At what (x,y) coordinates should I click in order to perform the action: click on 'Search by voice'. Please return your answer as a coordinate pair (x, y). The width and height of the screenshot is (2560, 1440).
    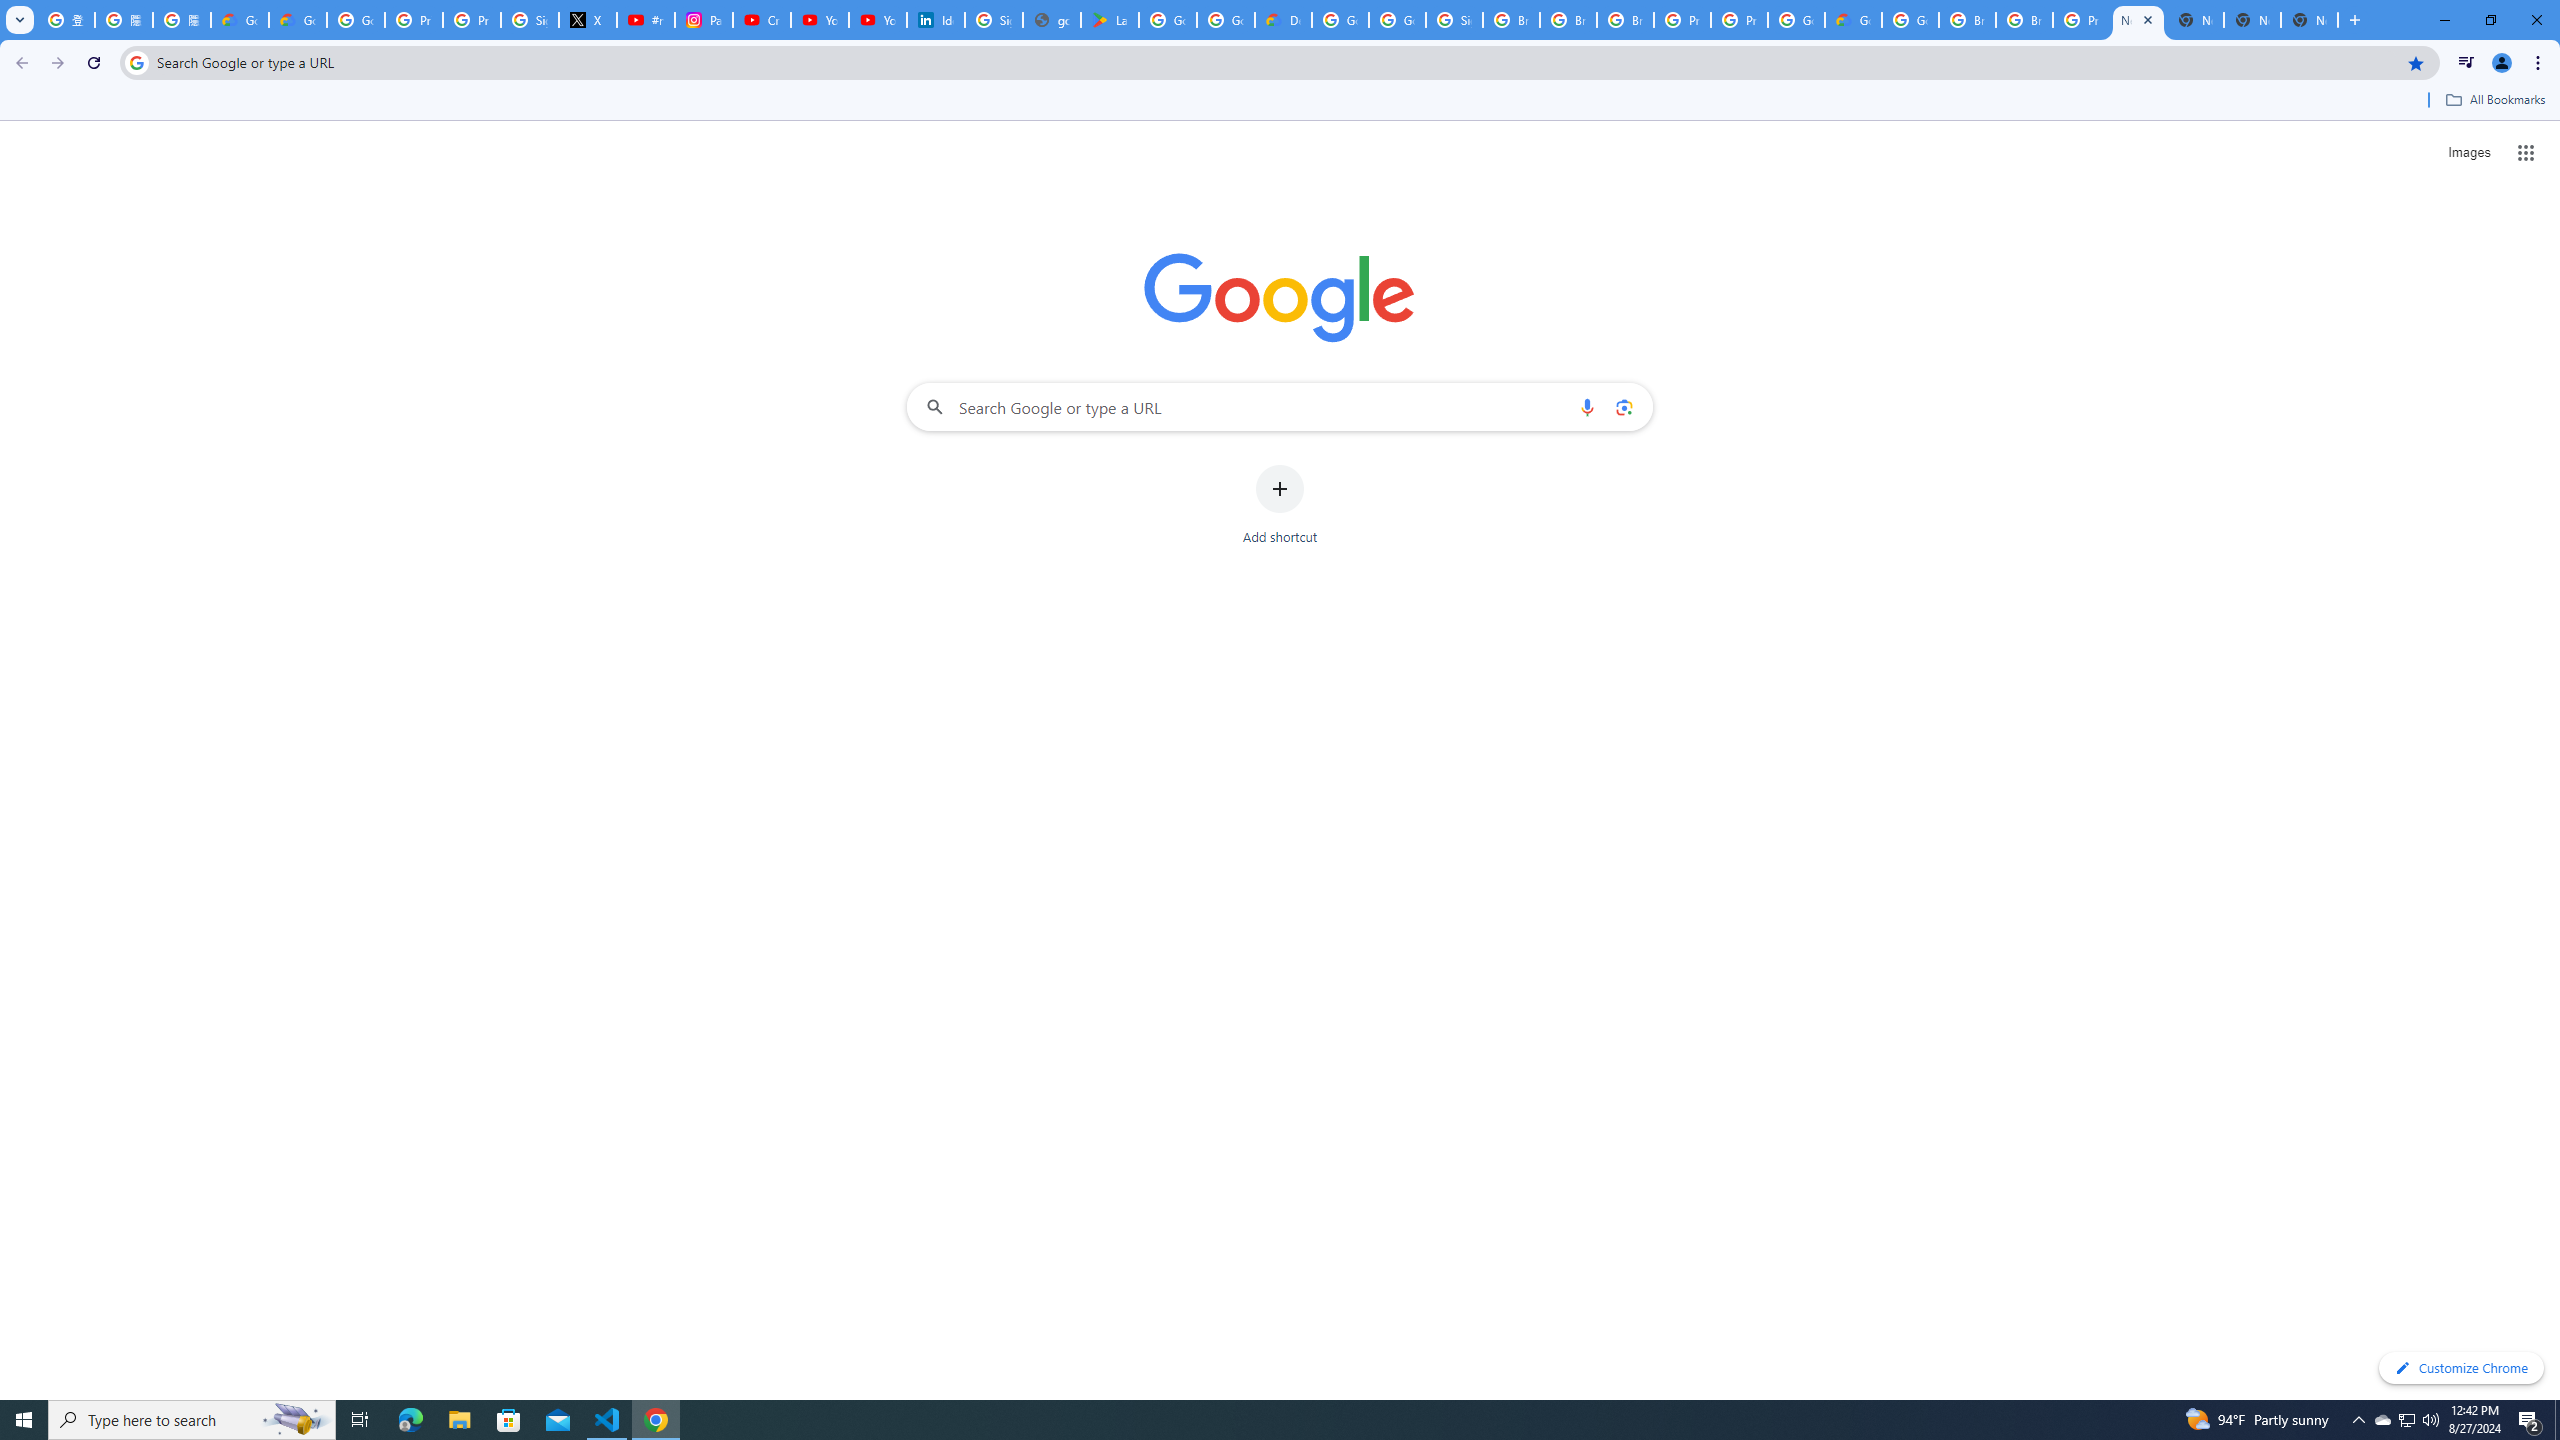
    Looking at the image, I should click on (1586, 405).